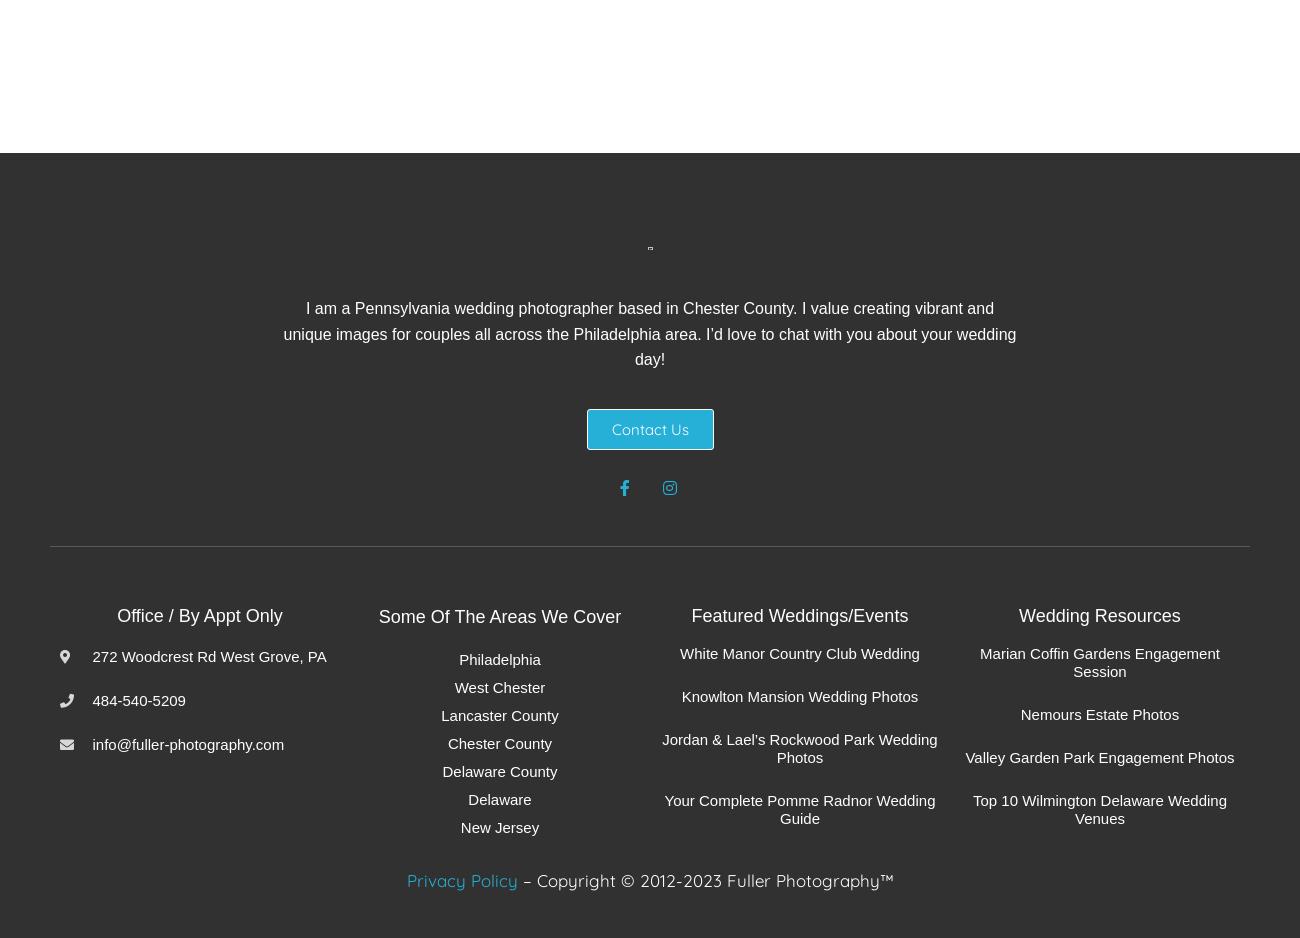 This screenshot has width=1300, height=938. Describe the element at coordinates (283, 333) in the screenshot. I see `'I am a Pennsylvania wedding photographer based in Chester County. I value creating vibrant and unique images for couples all across the Philadelphia area. I’d love to chat with you about your wedding day!'` at that location.